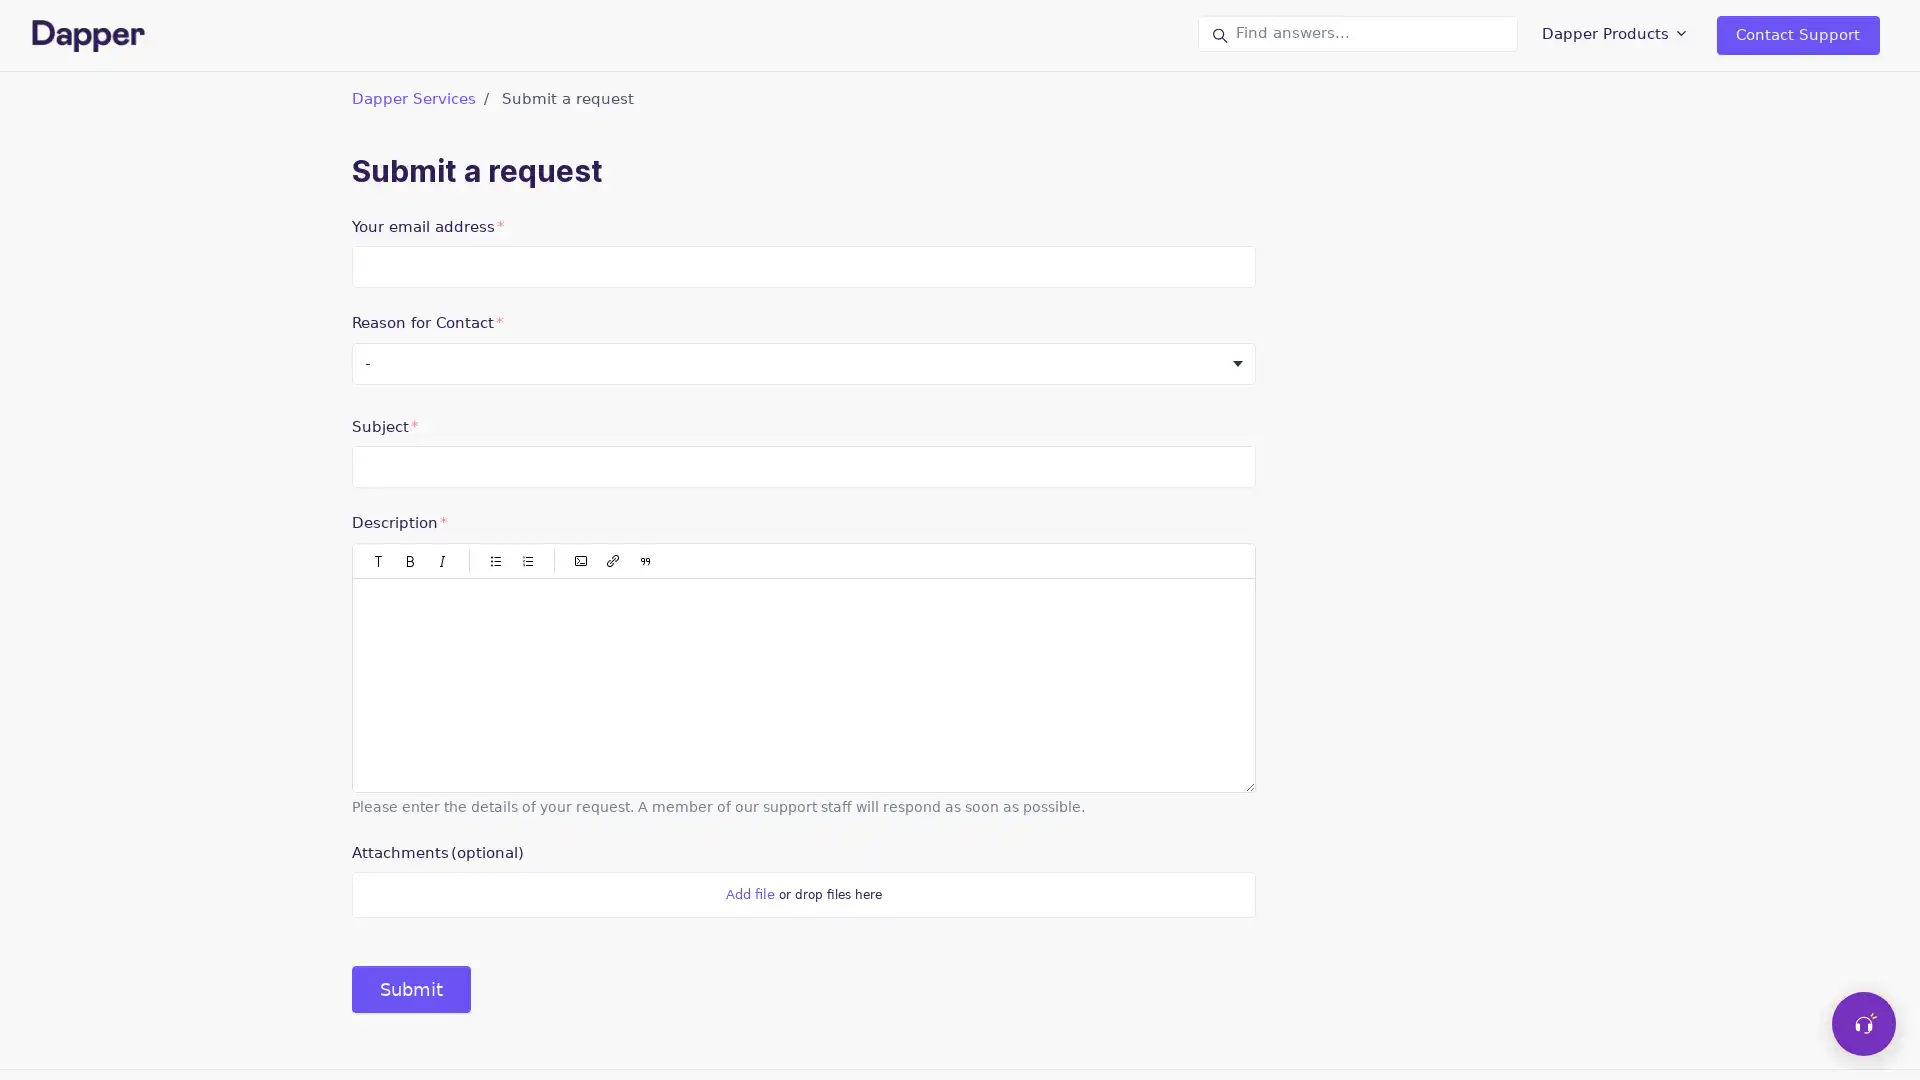 Image resolution: width=1920 pixels, height=1080 pixels. What do you see at coordinates (579, 560) in the screenshot?
I see `Code block` at bounding box center [579, 560].